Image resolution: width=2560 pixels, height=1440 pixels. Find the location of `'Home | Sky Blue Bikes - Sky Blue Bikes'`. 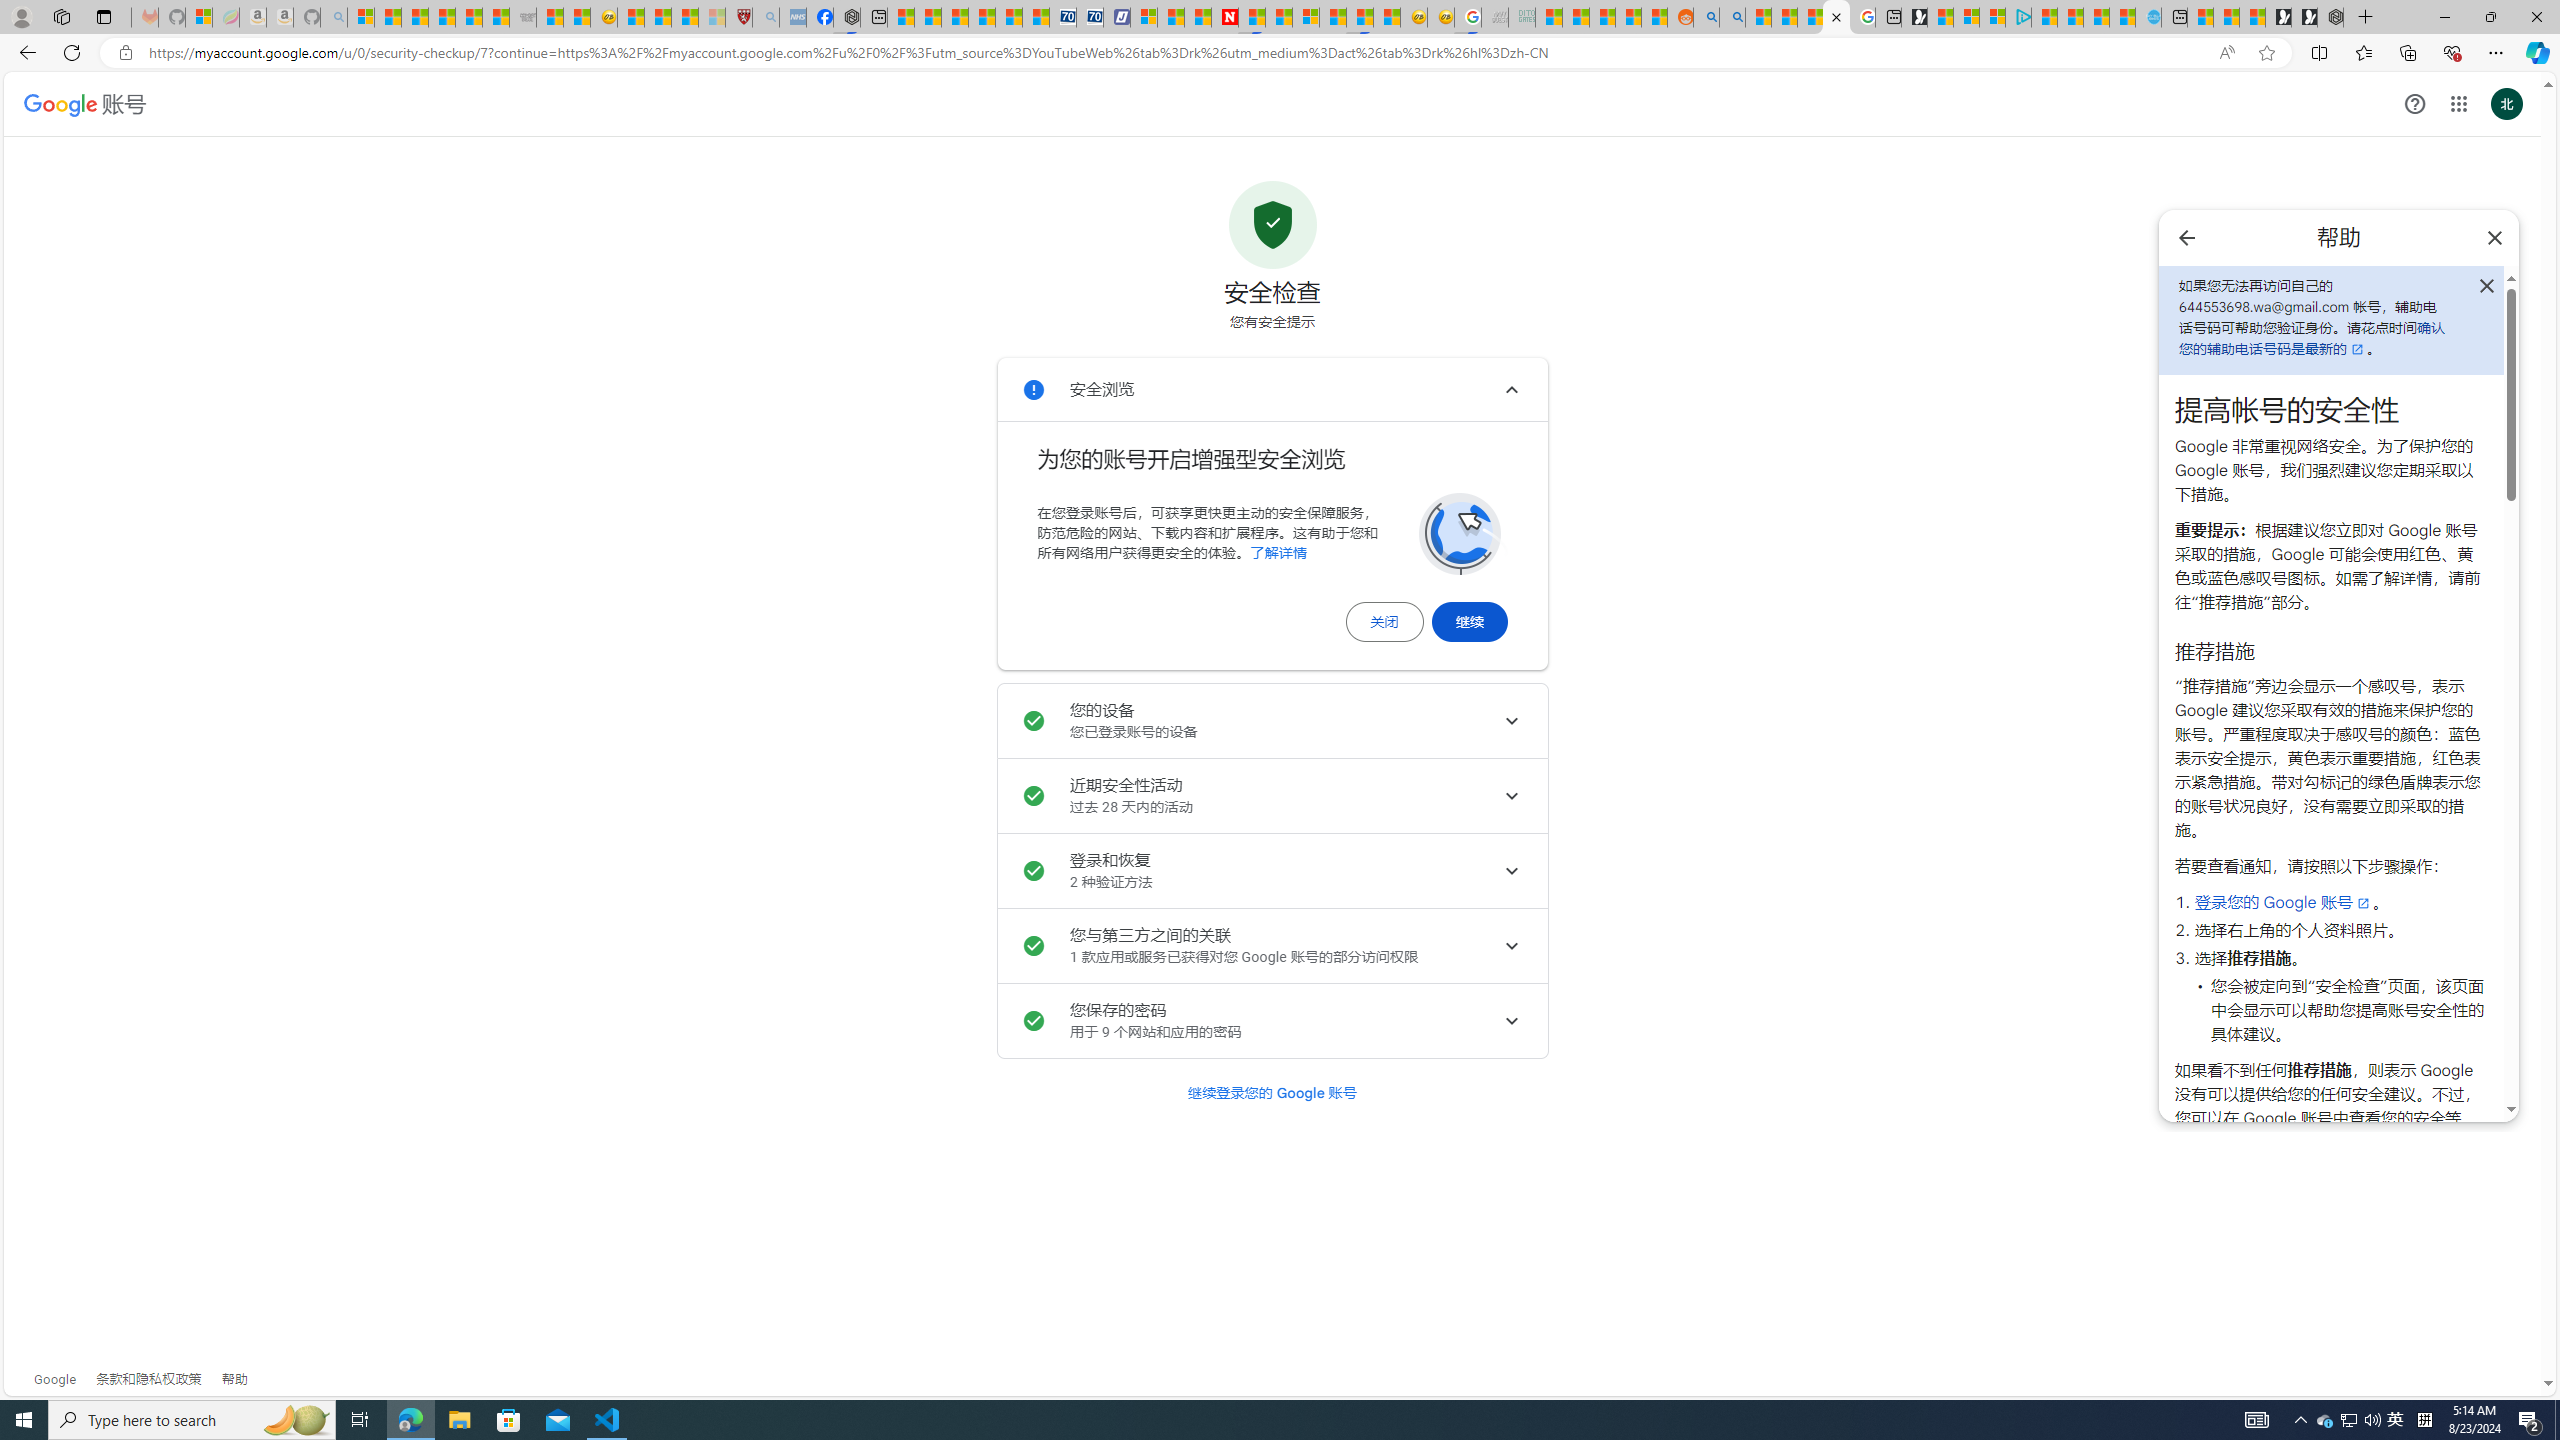

'Home | Sky Blue Bikes - Sky Blue Bikes' is located at coordinates (2148, 16).